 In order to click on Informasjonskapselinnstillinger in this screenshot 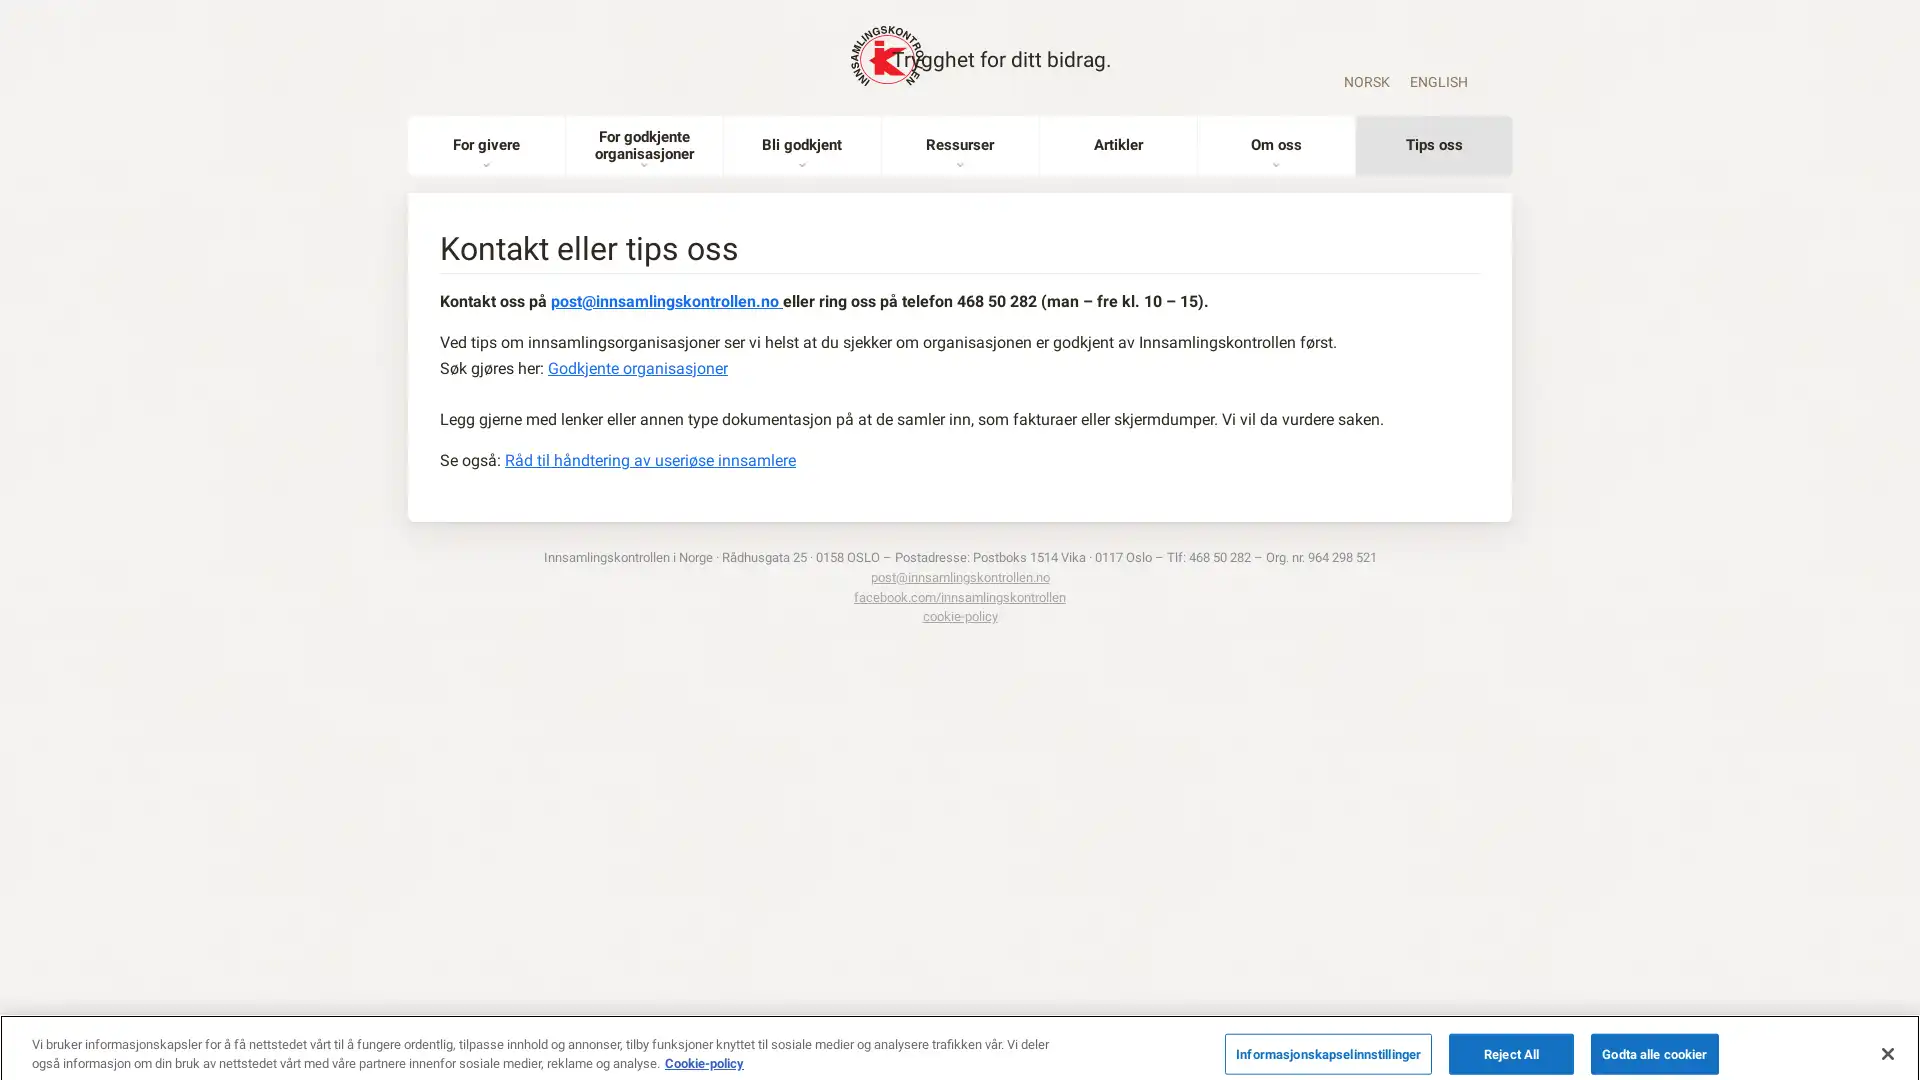, I will do `click(1328, 1036)`.